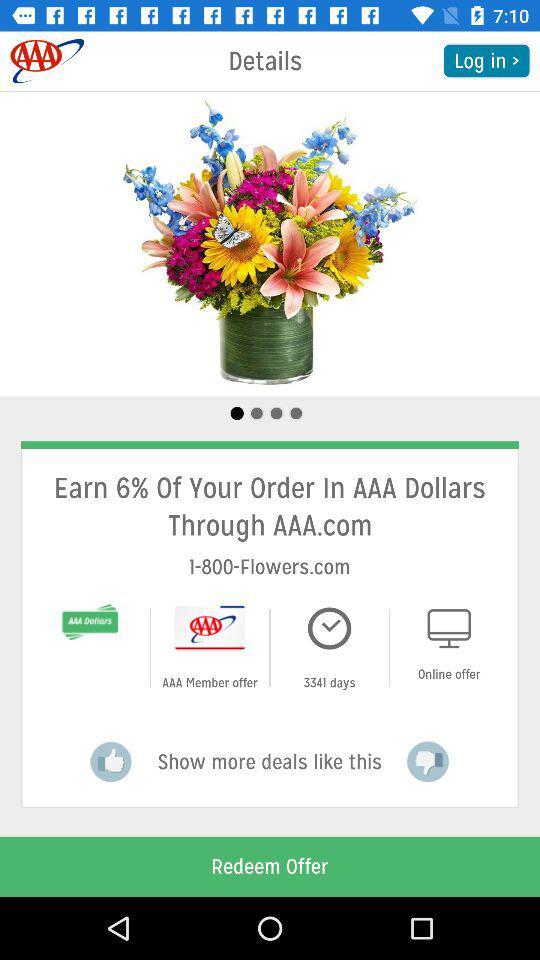  What do you see at coordinates (111, 761) in the screenshot?
I see `the thumbs_up icon` at bounding box center [111, 761].